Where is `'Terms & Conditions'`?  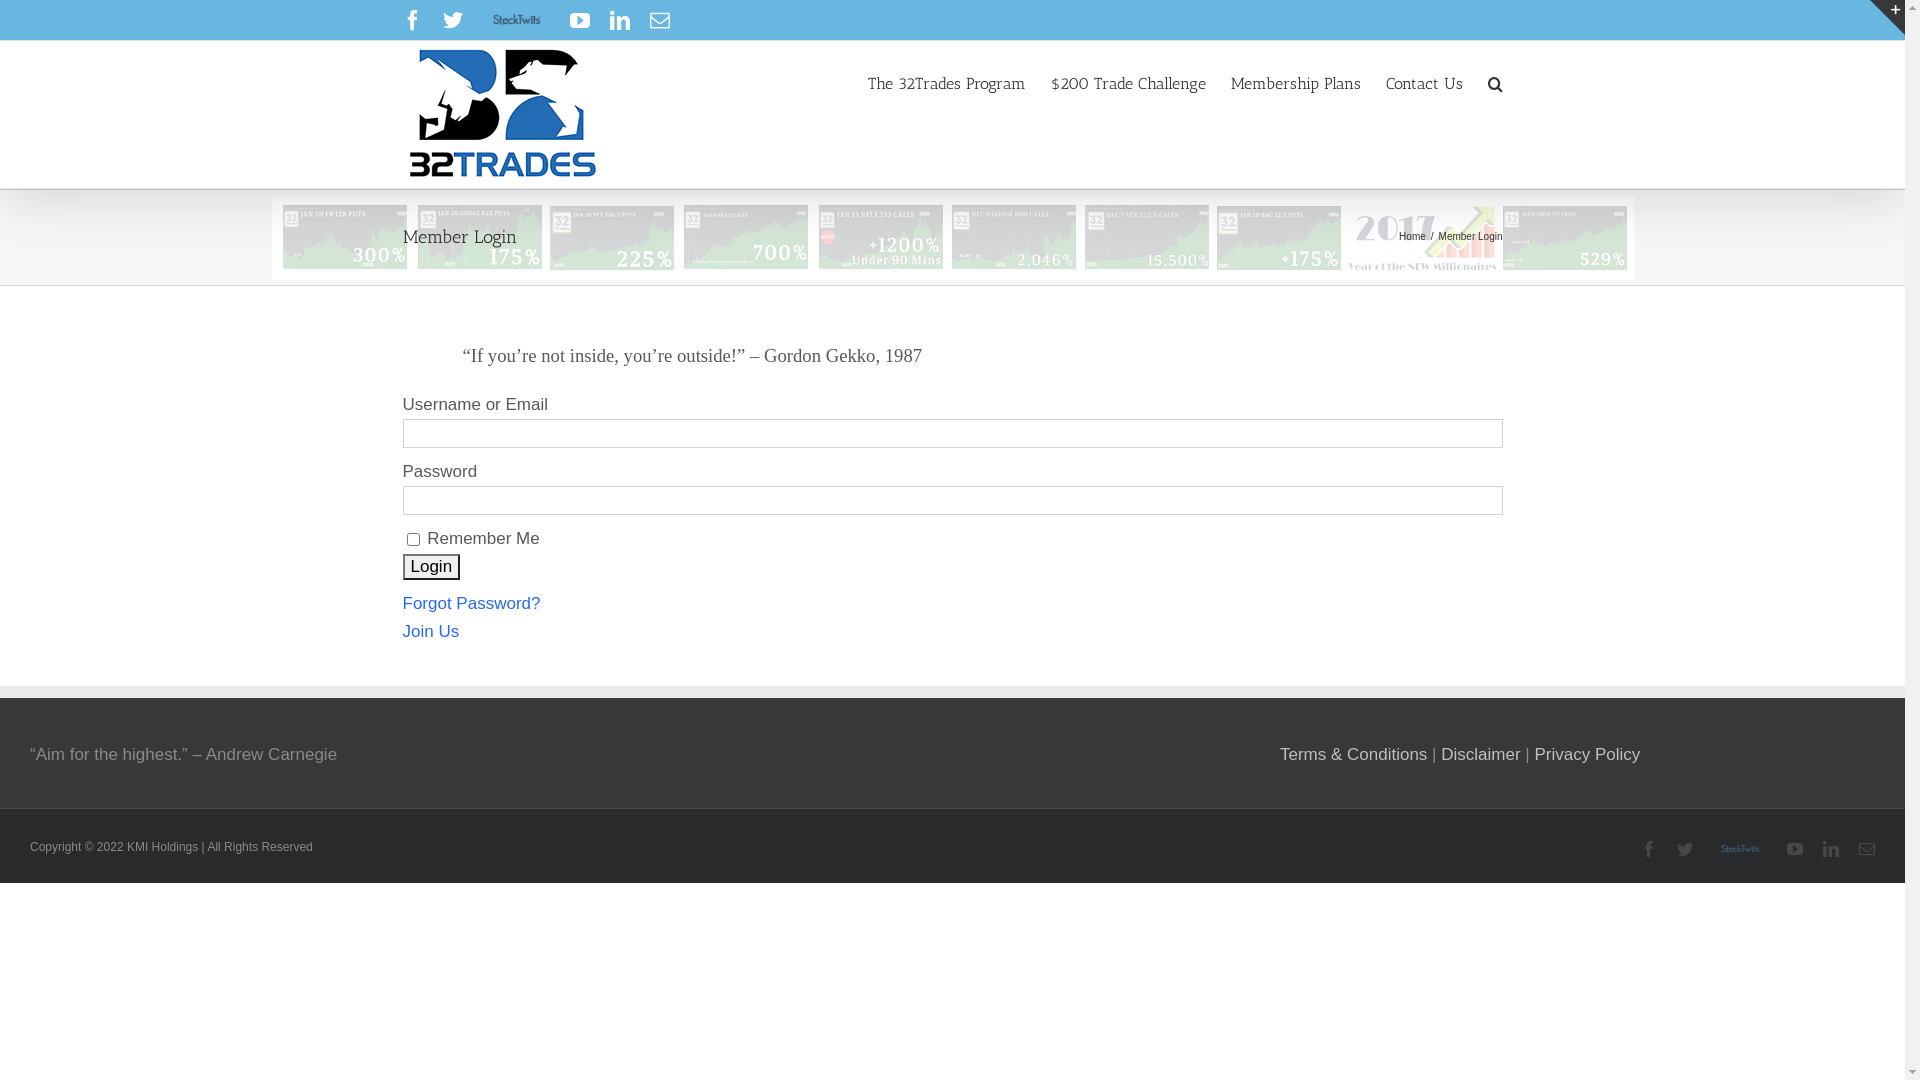 'Terms & Conditions' is located at coordinates (1353, 754).